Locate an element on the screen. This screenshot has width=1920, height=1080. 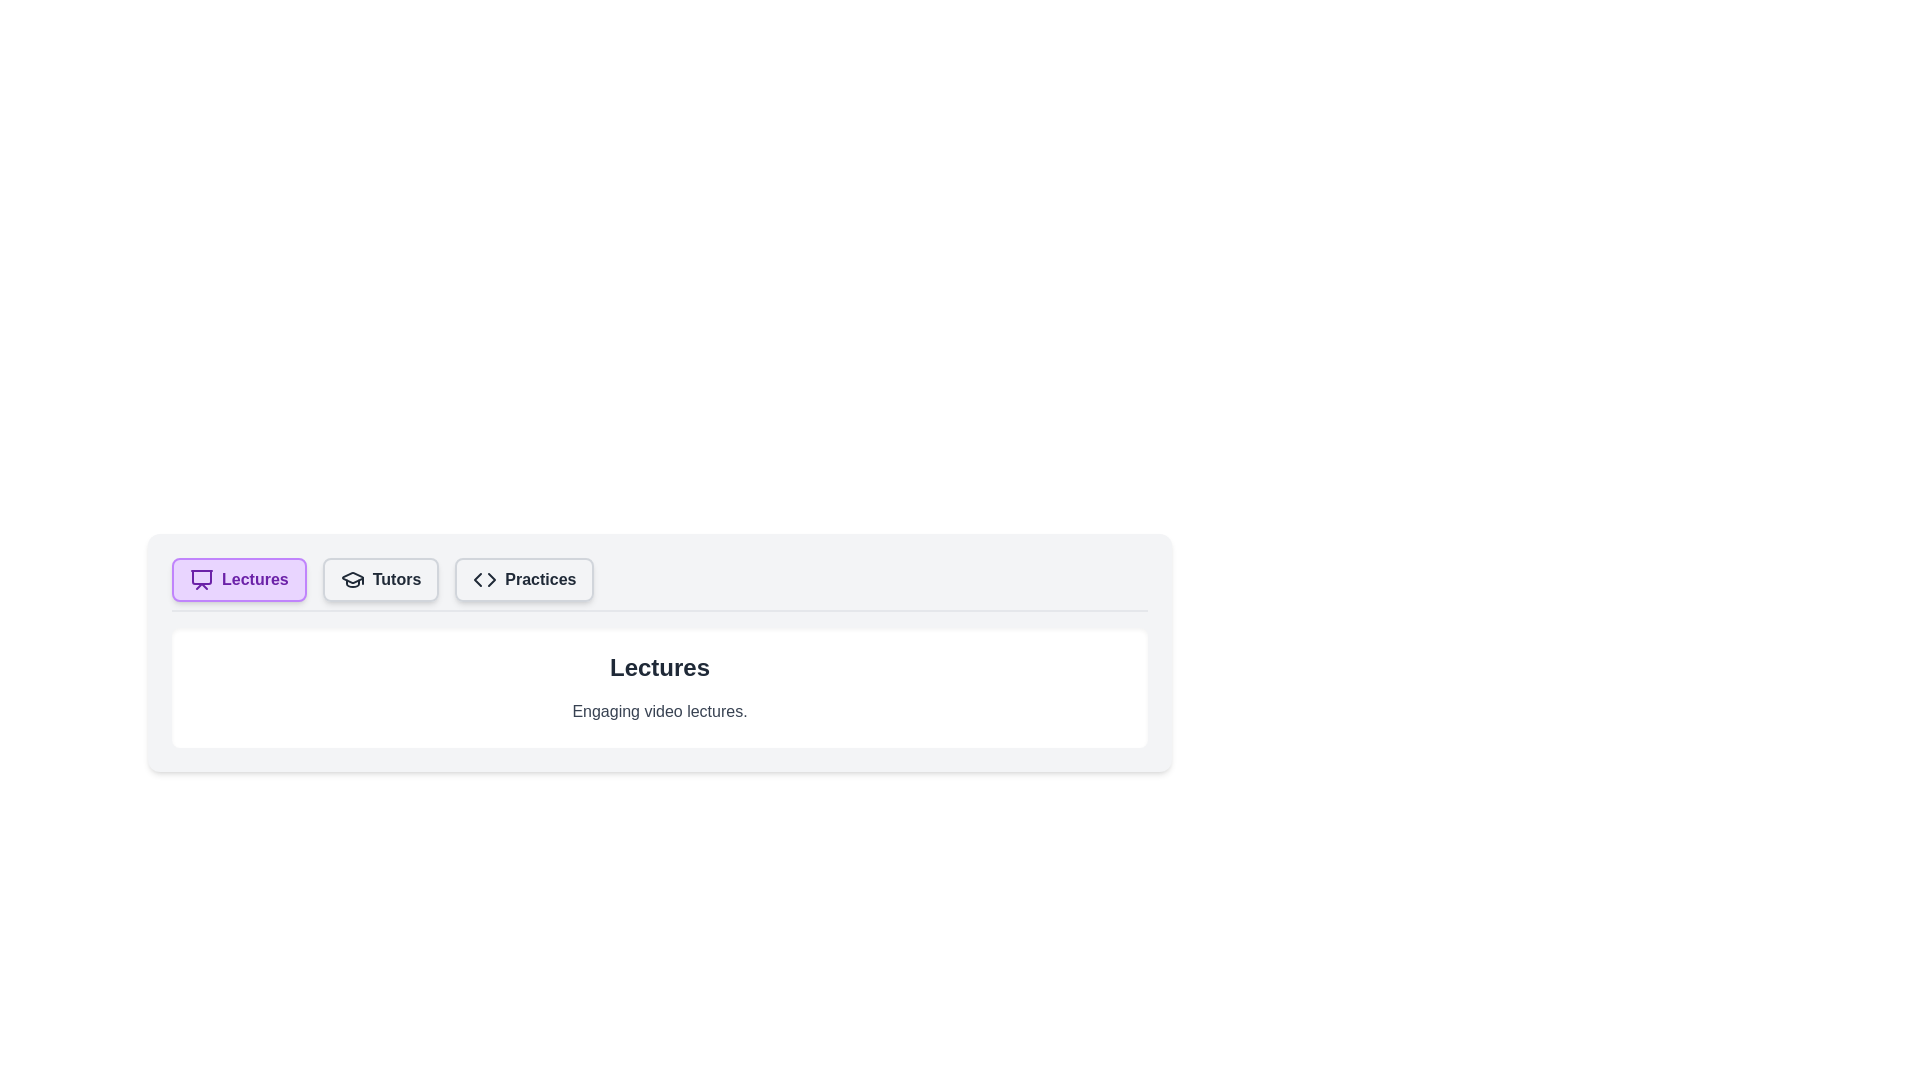
the triangular top section of the graduation cap icon in the leftmost tab of the horizontal tab layout is located at coordinates (352, 578).